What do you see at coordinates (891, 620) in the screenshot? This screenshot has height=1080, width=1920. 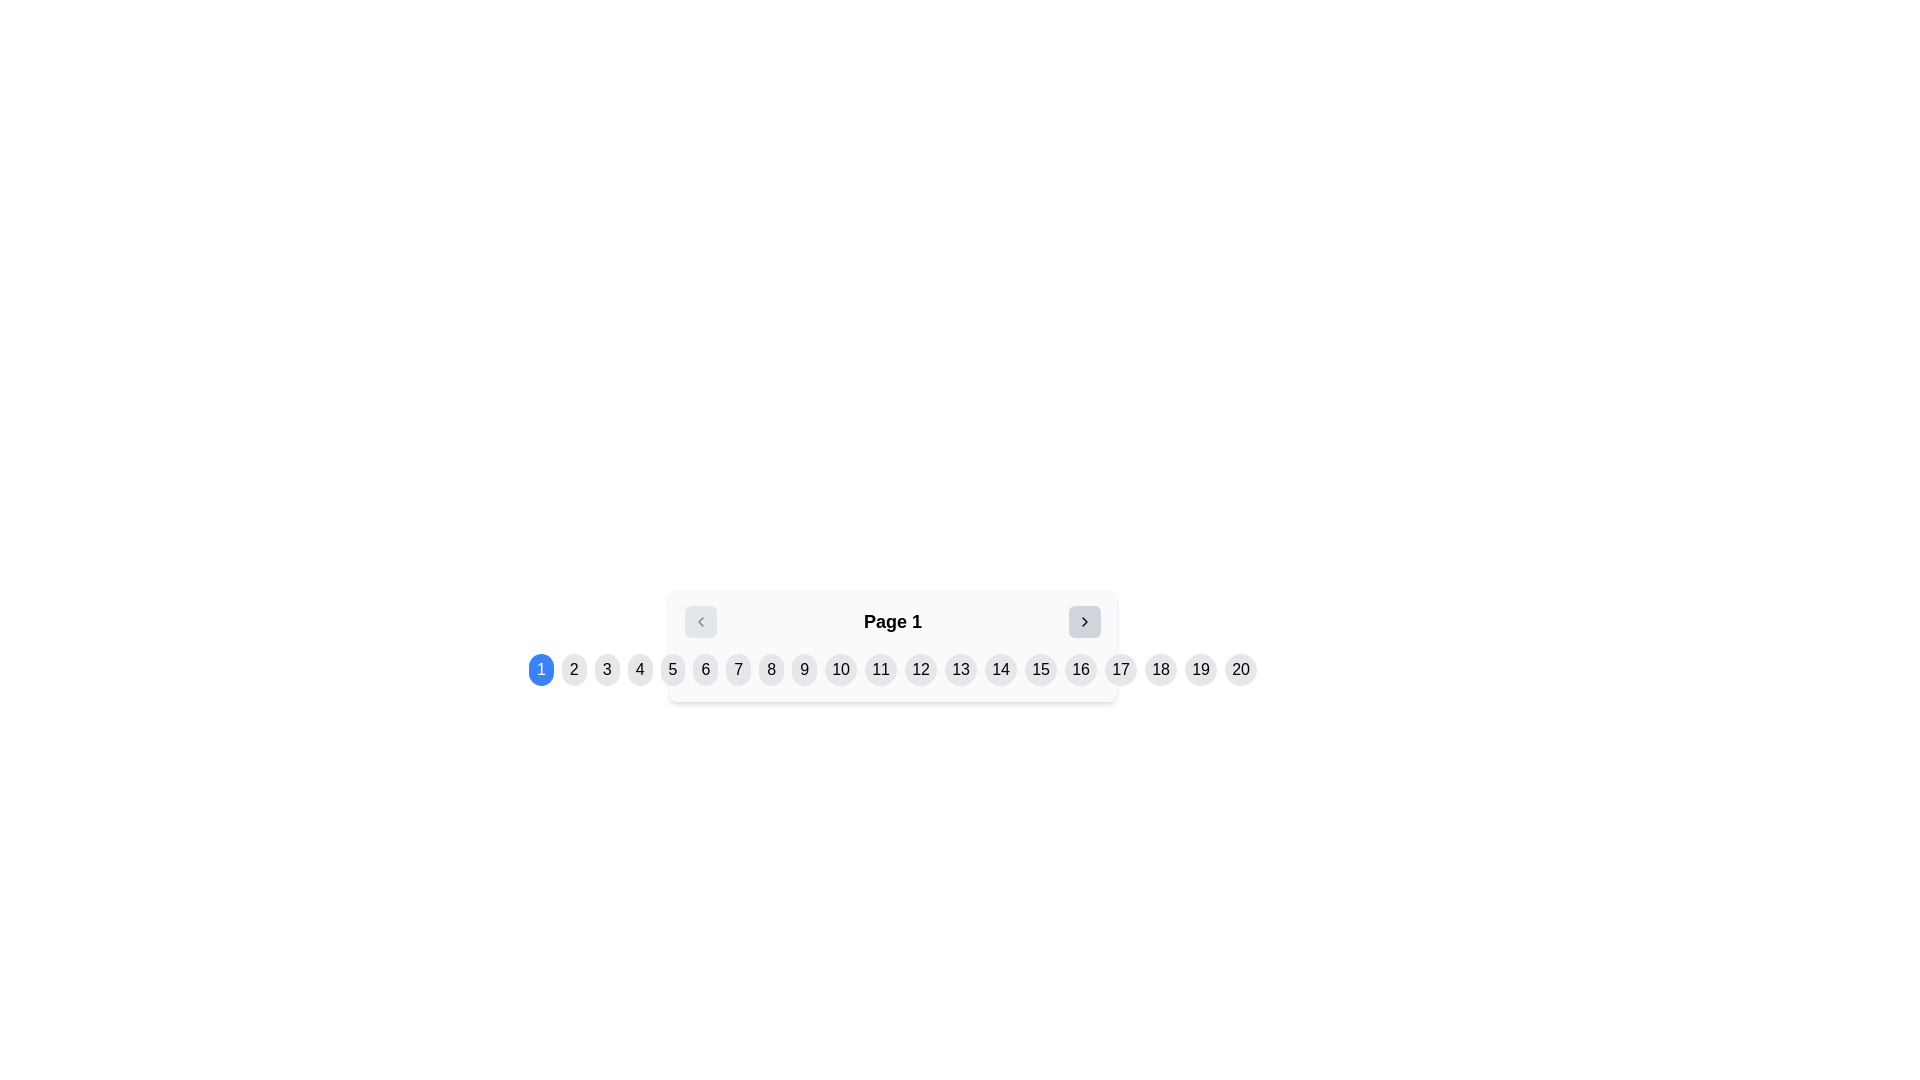 I see `the bold text label displaying 'Page 1' located in the center of the navigation bar` at bounding box center [891, 620].